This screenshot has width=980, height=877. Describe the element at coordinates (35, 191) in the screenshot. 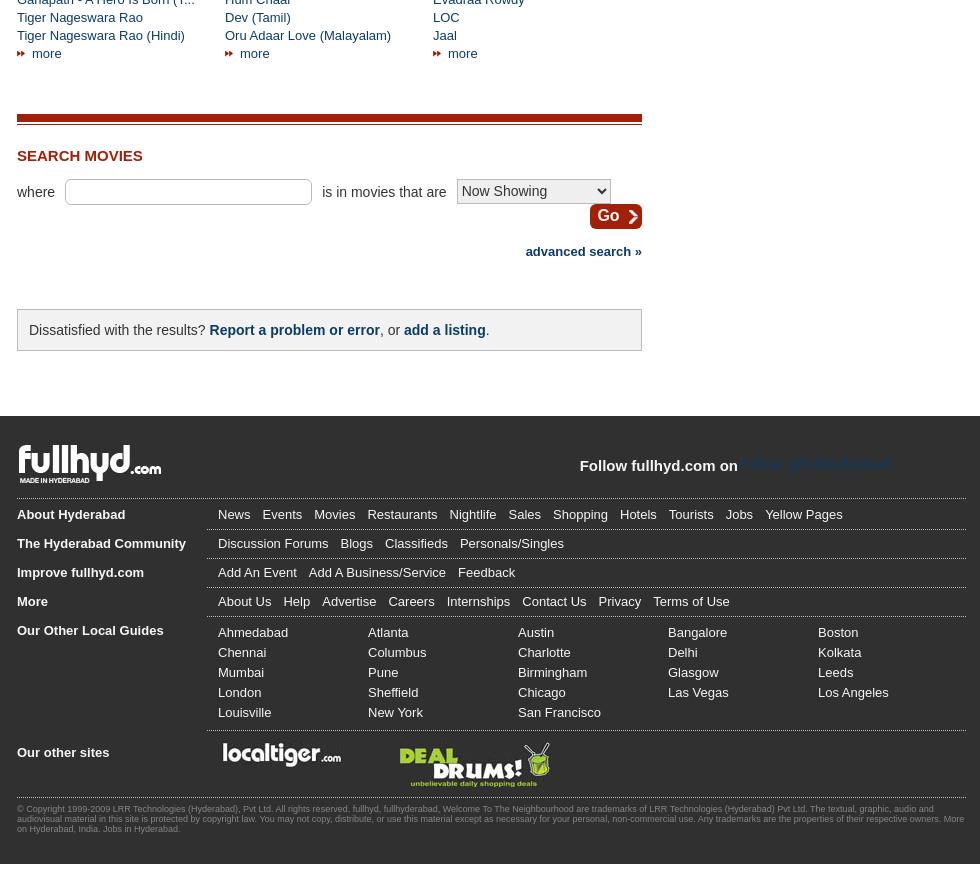

I see `'where'` at that location.